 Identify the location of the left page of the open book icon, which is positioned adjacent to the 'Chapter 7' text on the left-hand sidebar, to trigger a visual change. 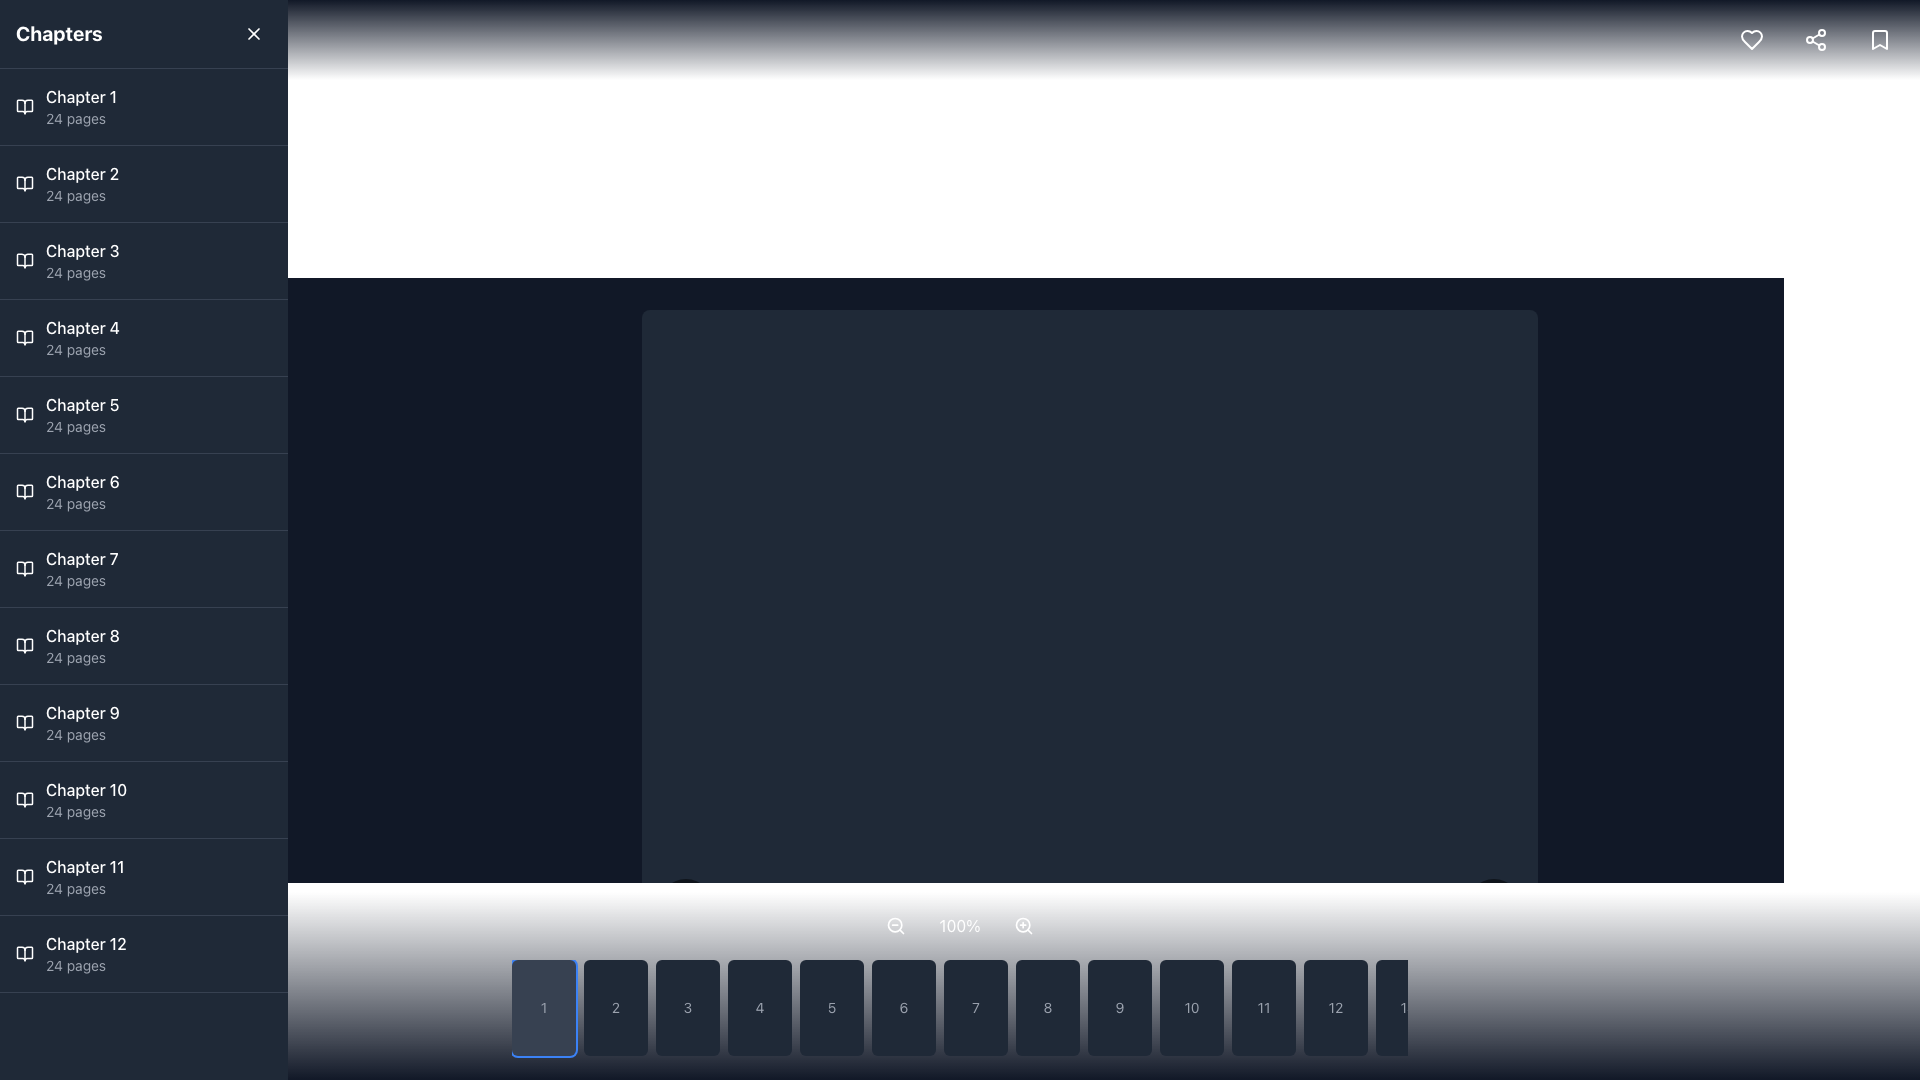
(24, 569).